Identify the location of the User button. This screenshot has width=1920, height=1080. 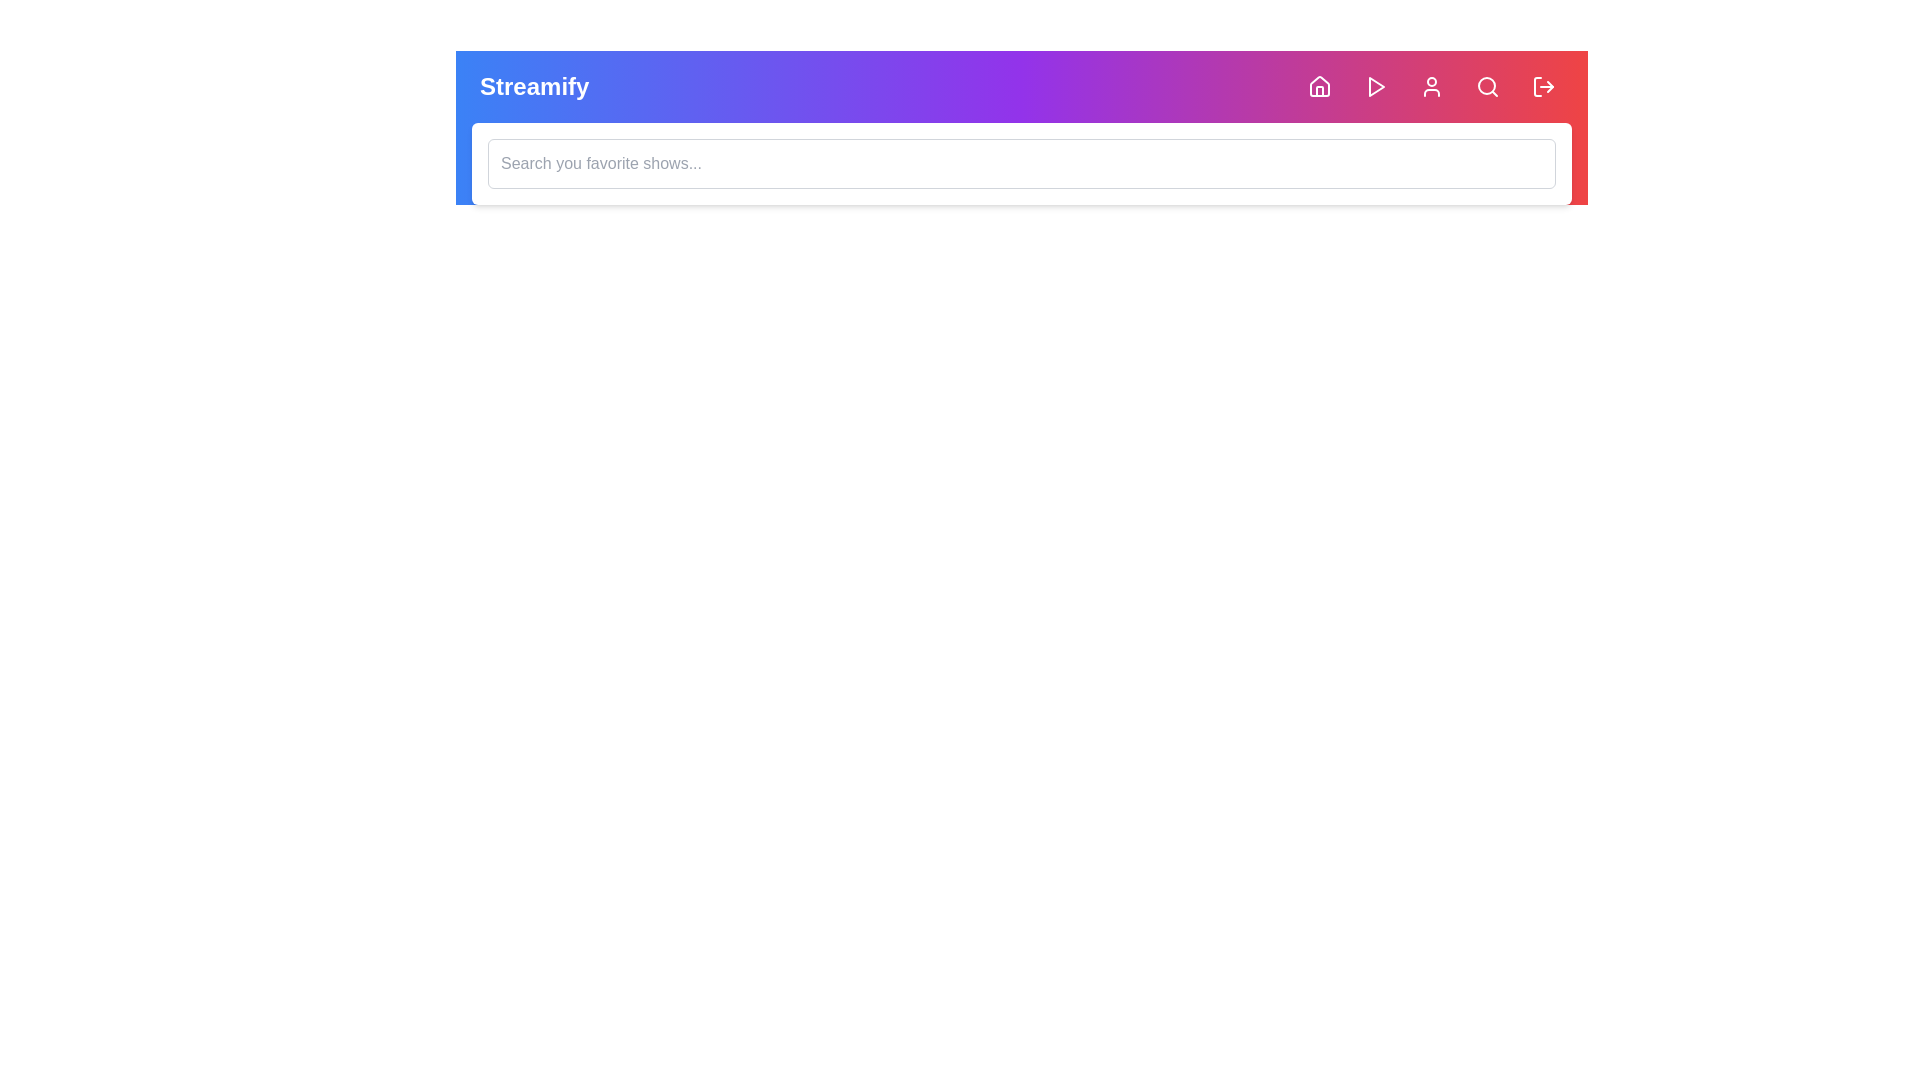
(1430, 86).